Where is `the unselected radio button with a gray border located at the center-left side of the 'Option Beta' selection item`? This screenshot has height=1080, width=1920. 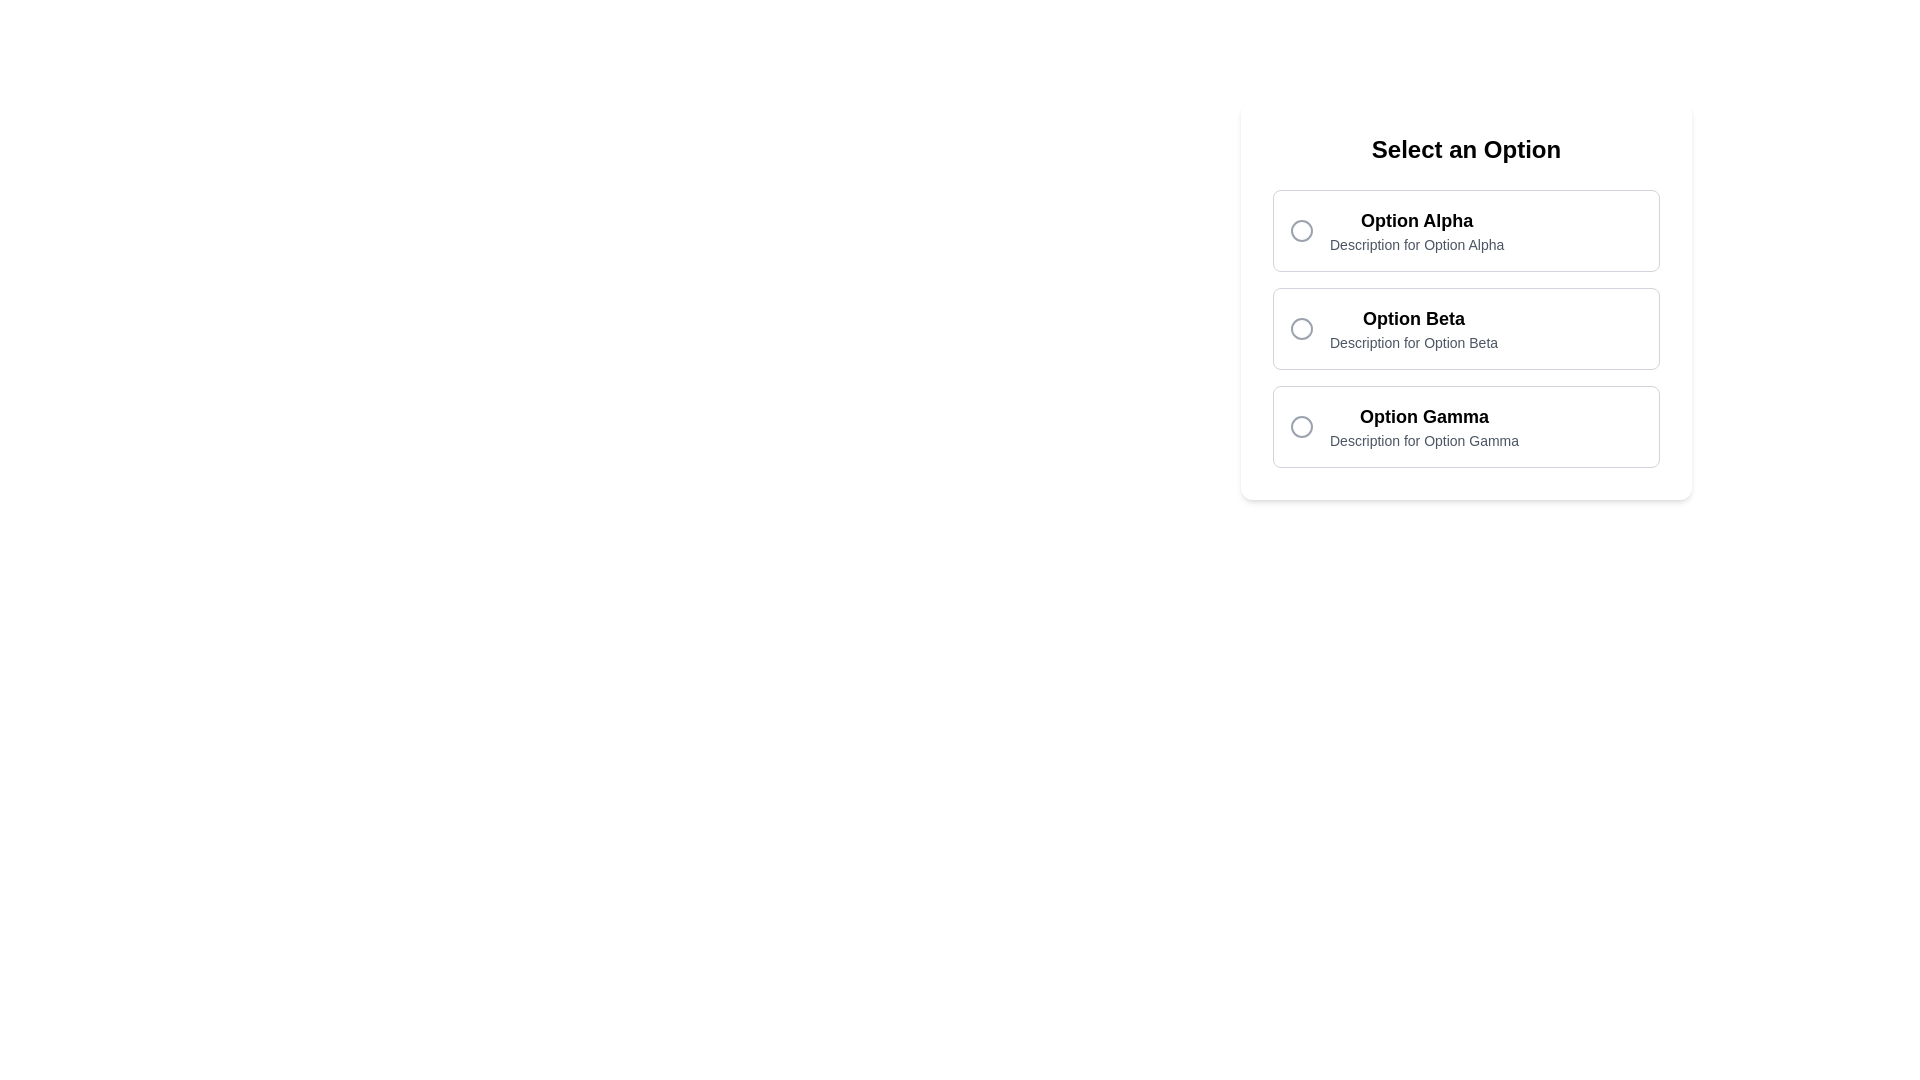
the unselected radio button with a gray border located at the center-left side of the 'Option Beta' selection item is located at coordinates (1301, 327).